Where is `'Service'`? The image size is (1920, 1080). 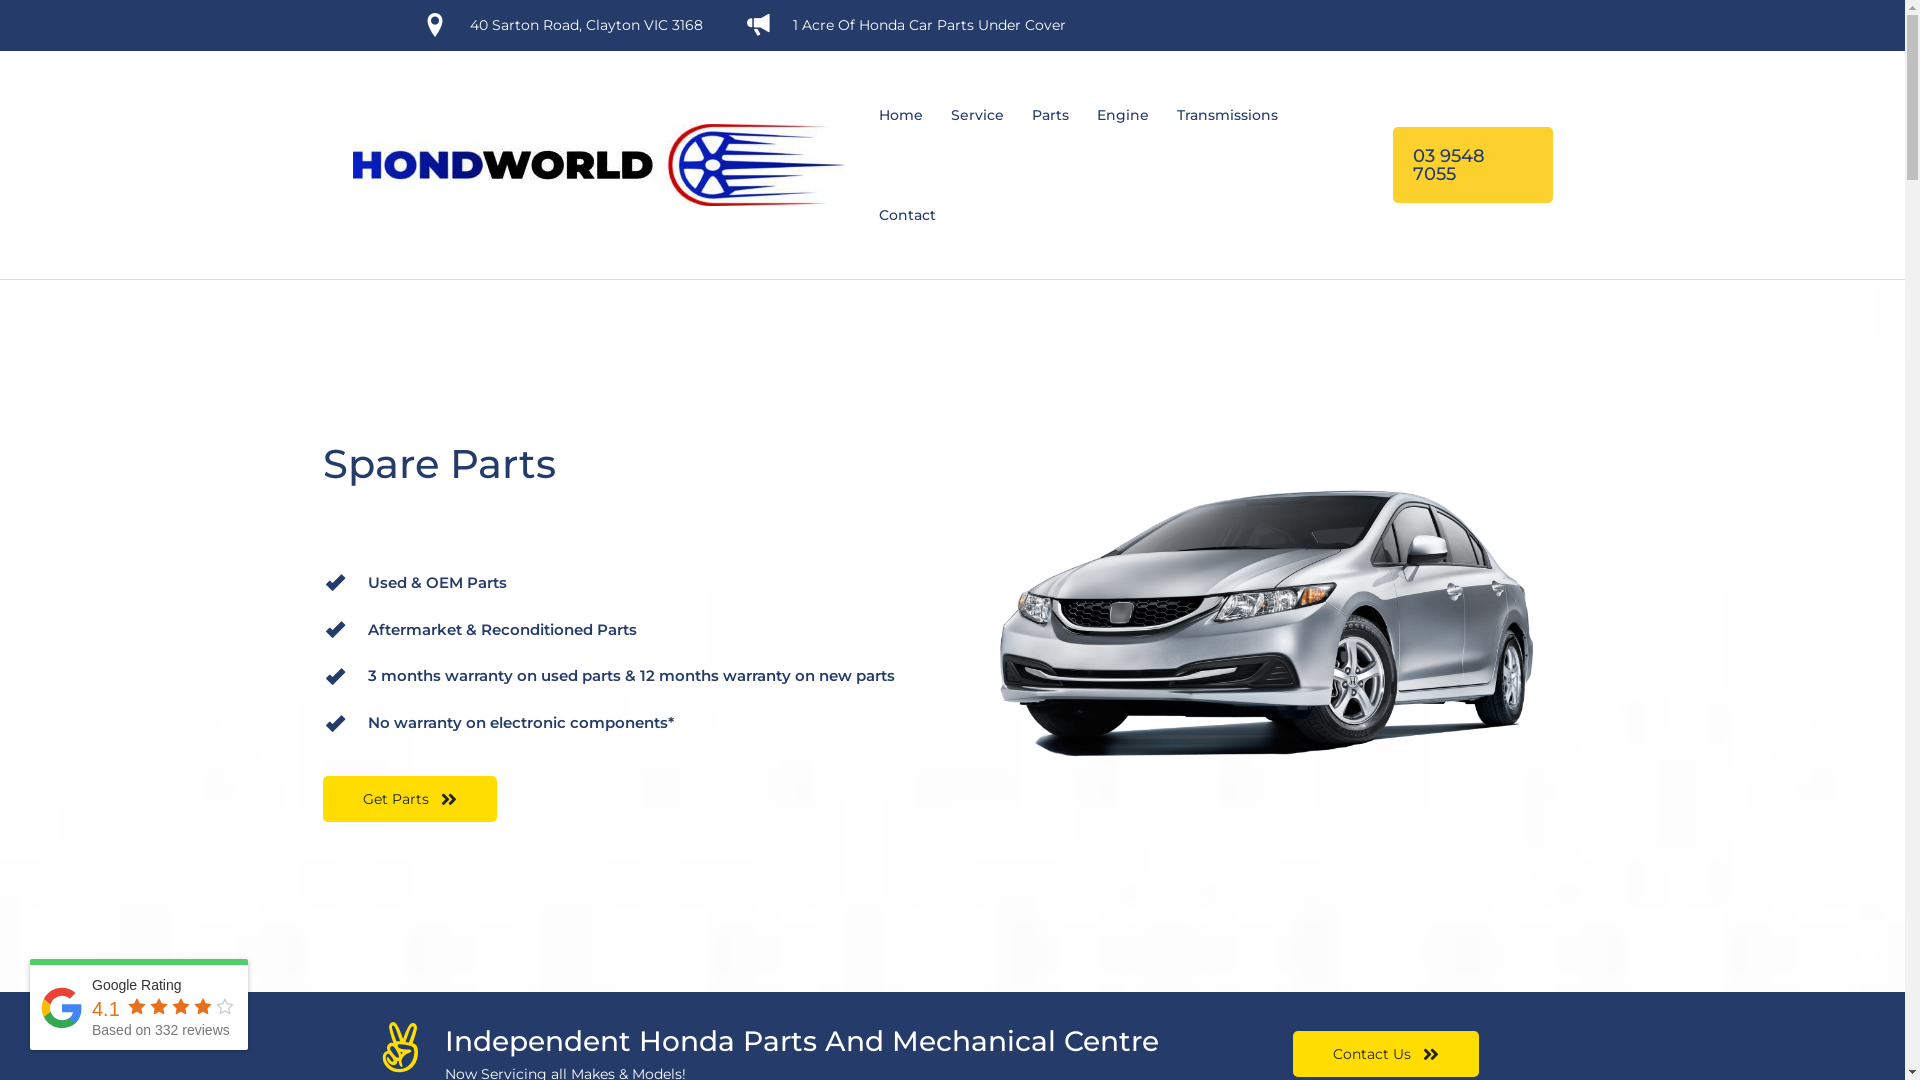
'Service' is located at coordinates (976, 115).